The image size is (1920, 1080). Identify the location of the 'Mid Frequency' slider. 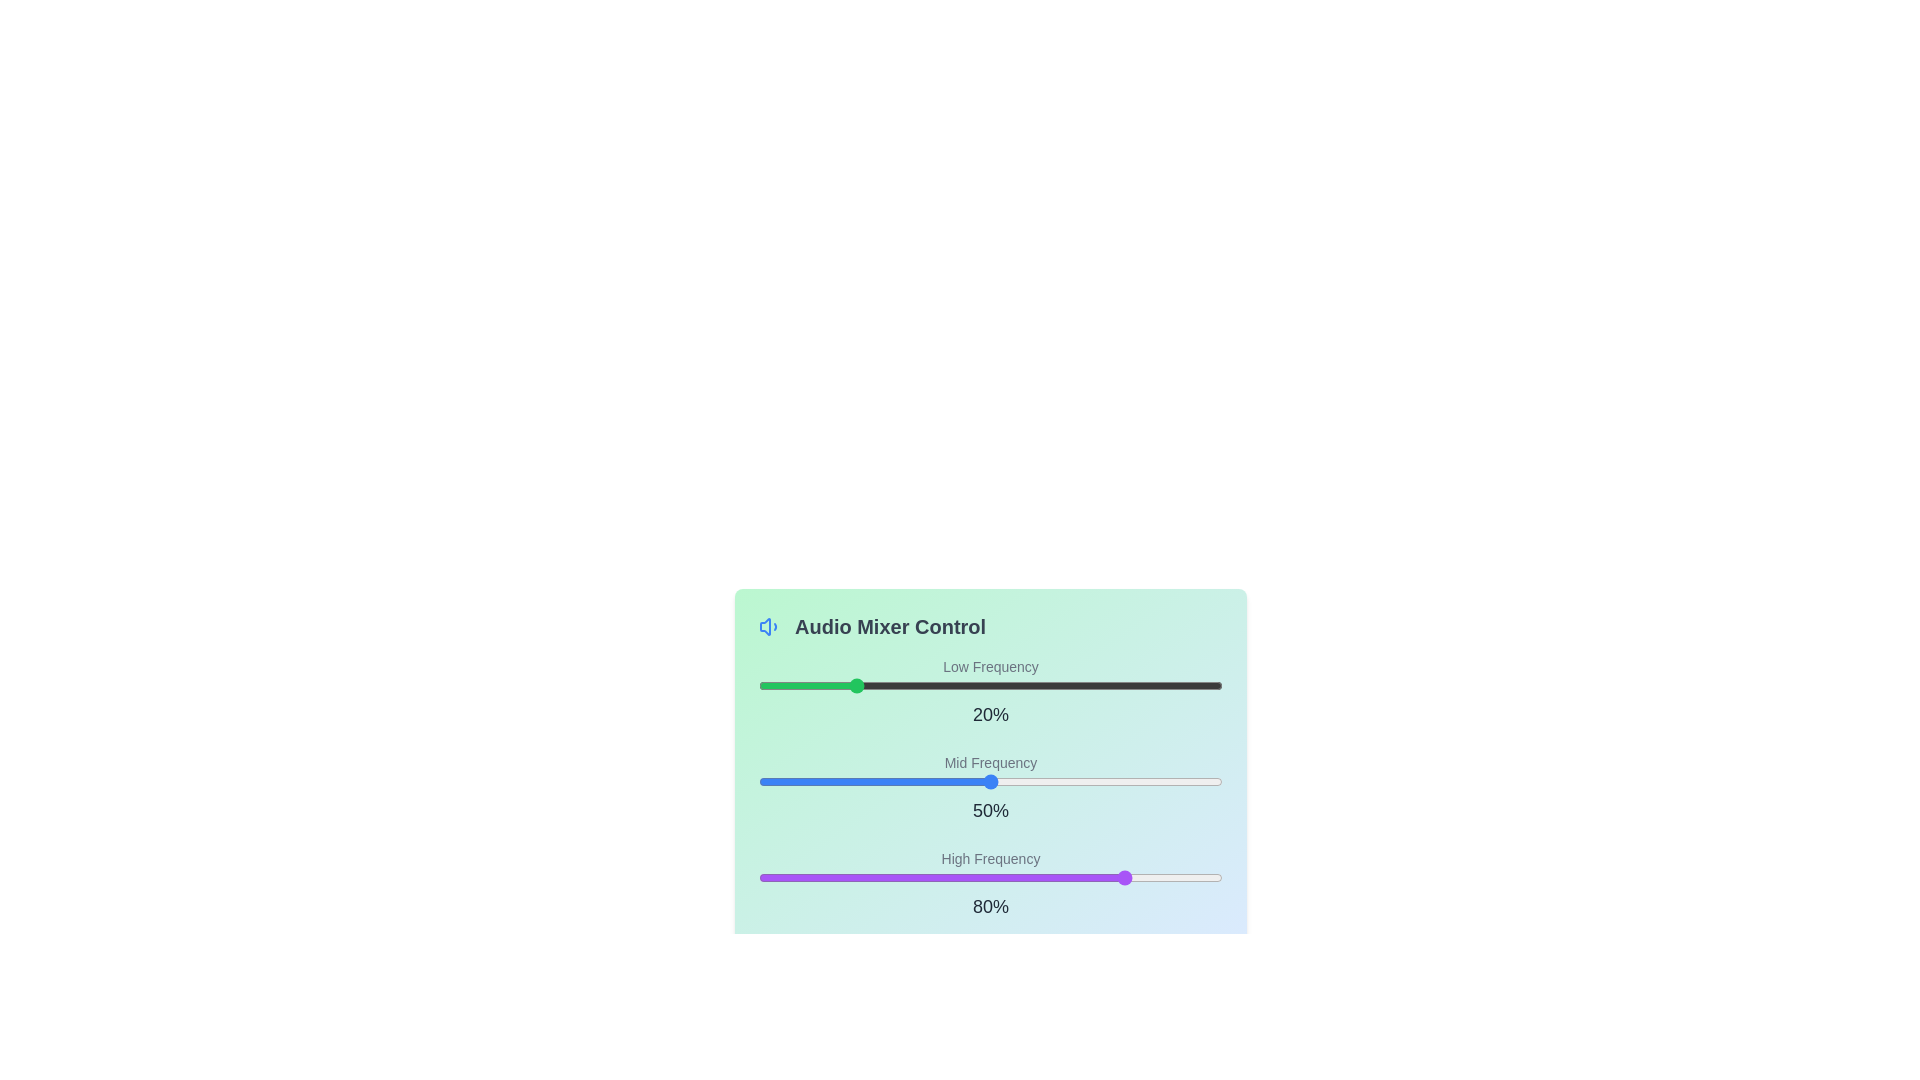
(851, 781).